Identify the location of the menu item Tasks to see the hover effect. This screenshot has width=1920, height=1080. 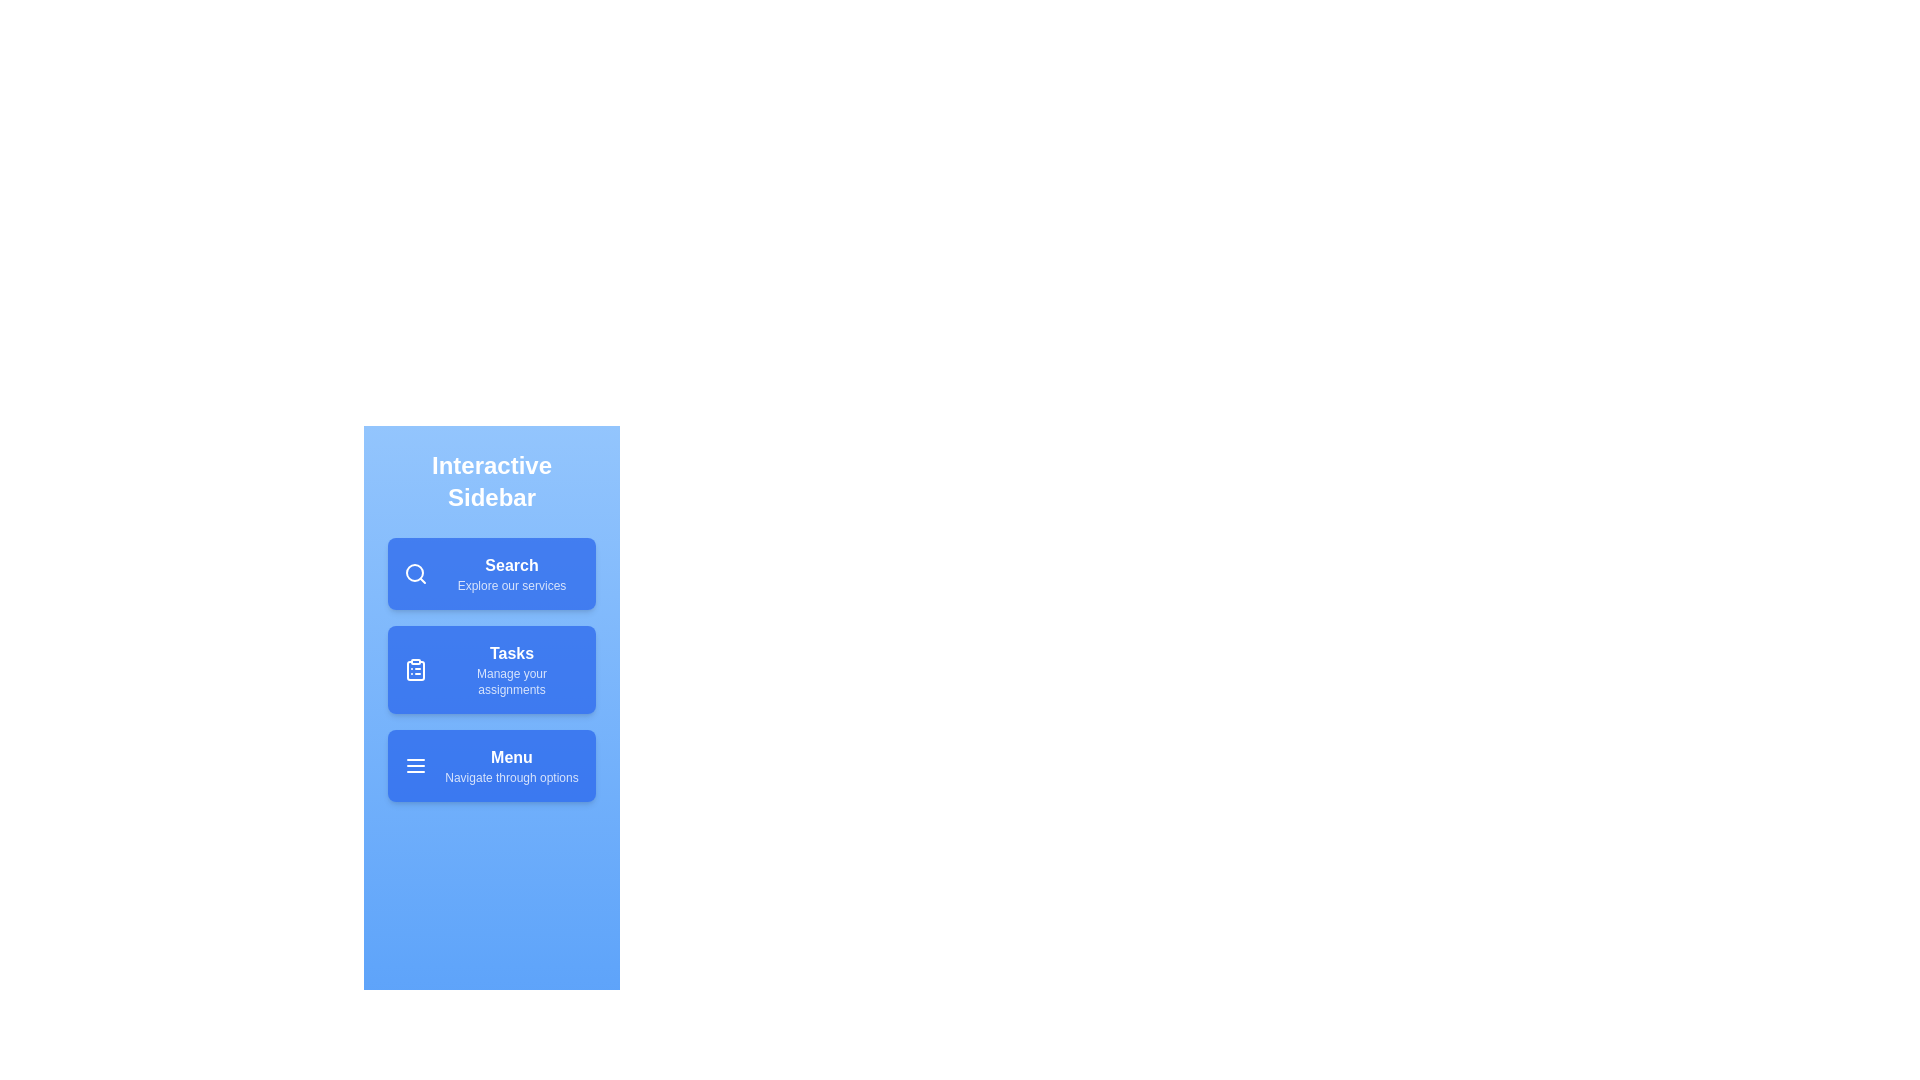
(491, 670).